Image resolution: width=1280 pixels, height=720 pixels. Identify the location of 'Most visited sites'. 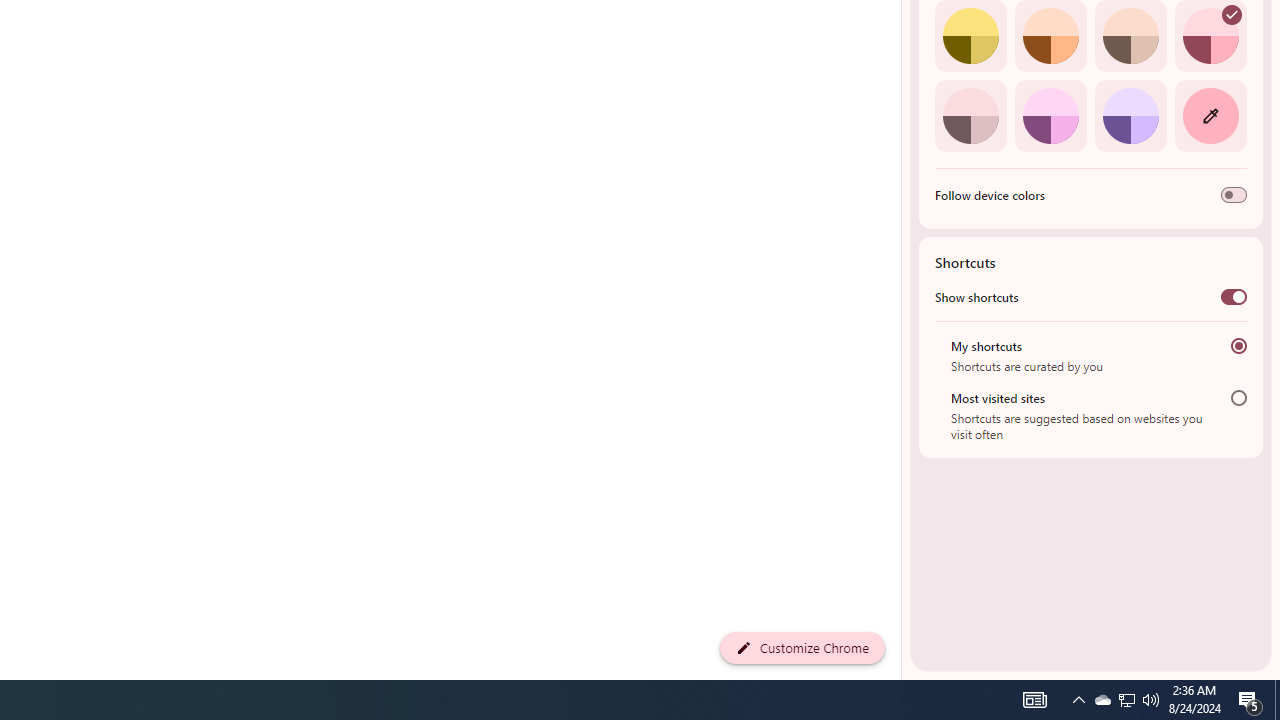
(1238, 398).